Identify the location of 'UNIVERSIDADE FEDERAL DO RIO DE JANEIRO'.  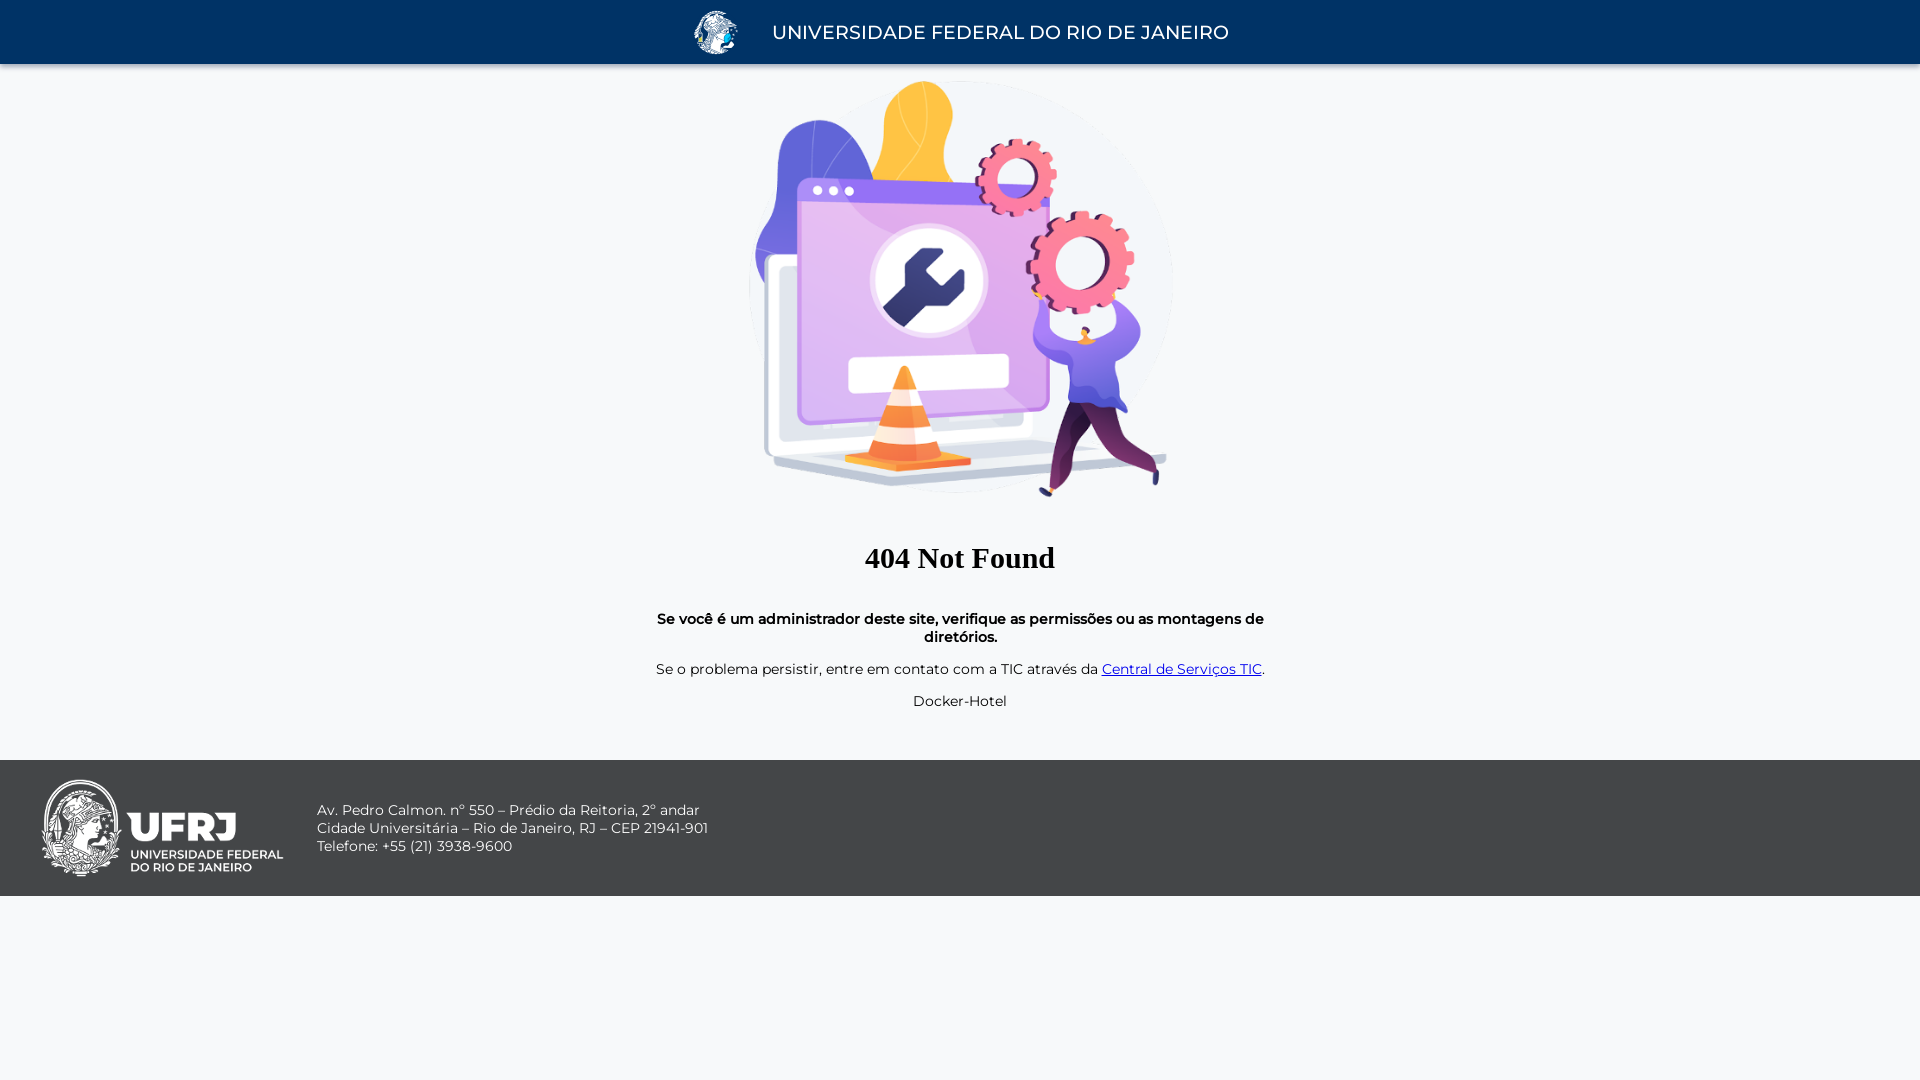
(1000, 32).